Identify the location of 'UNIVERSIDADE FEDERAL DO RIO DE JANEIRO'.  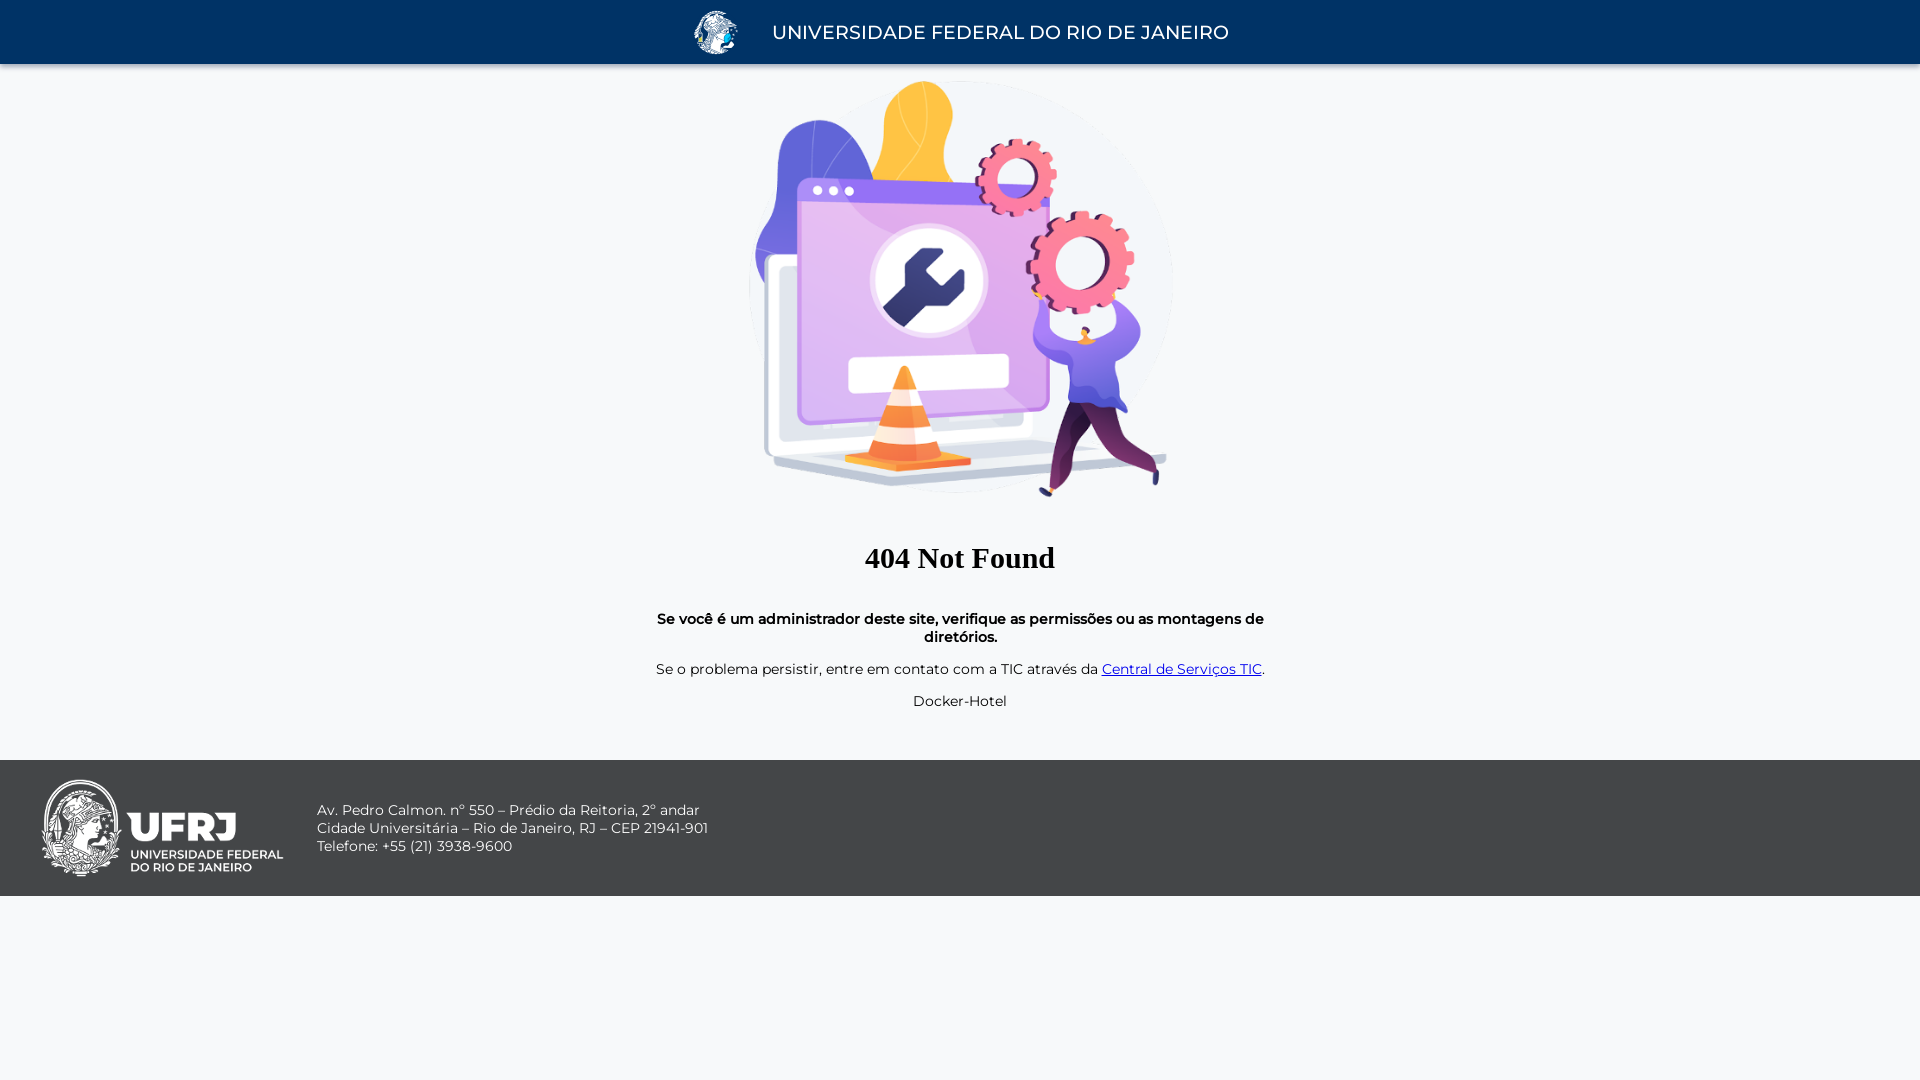
(1000, 32).